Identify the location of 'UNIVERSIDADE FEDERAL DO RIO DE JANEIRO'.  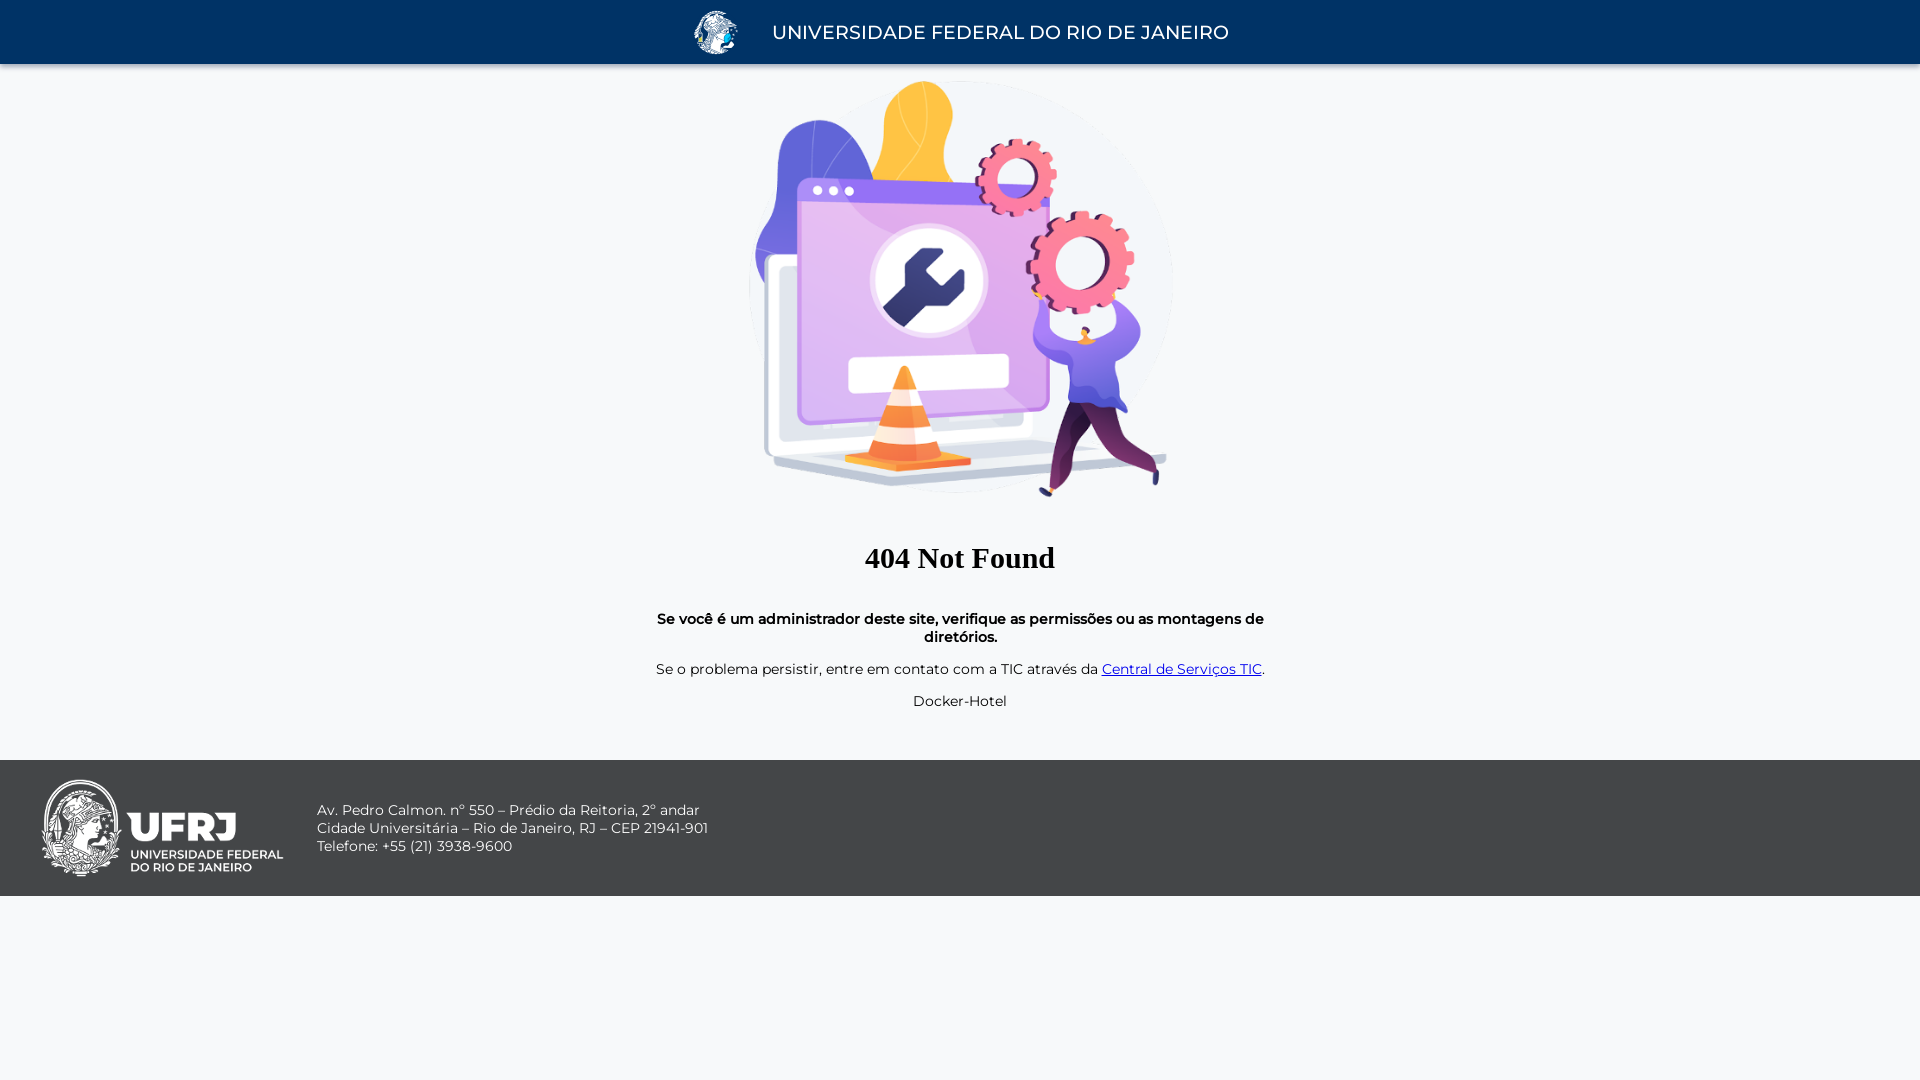
(1000, 32).